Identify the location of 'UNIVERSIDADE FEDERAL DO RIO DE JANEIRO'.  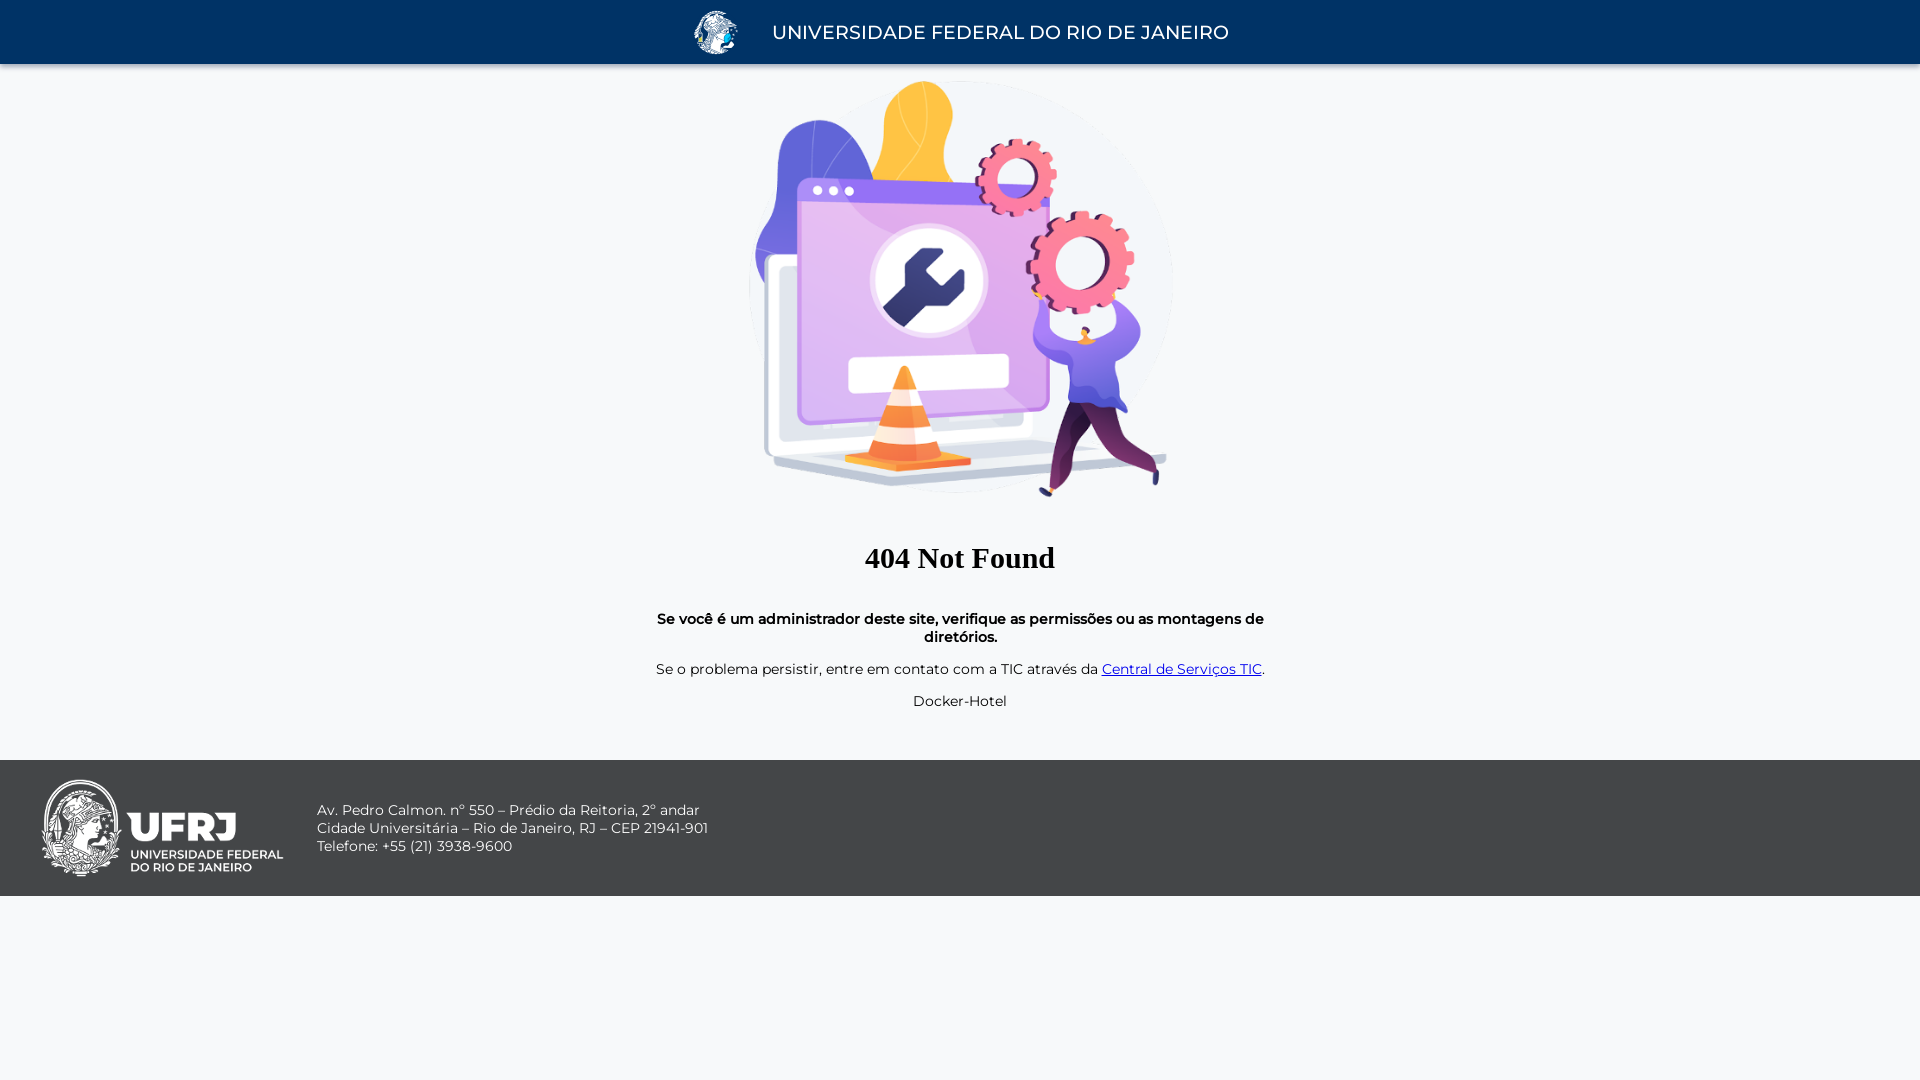
(1000, 32).